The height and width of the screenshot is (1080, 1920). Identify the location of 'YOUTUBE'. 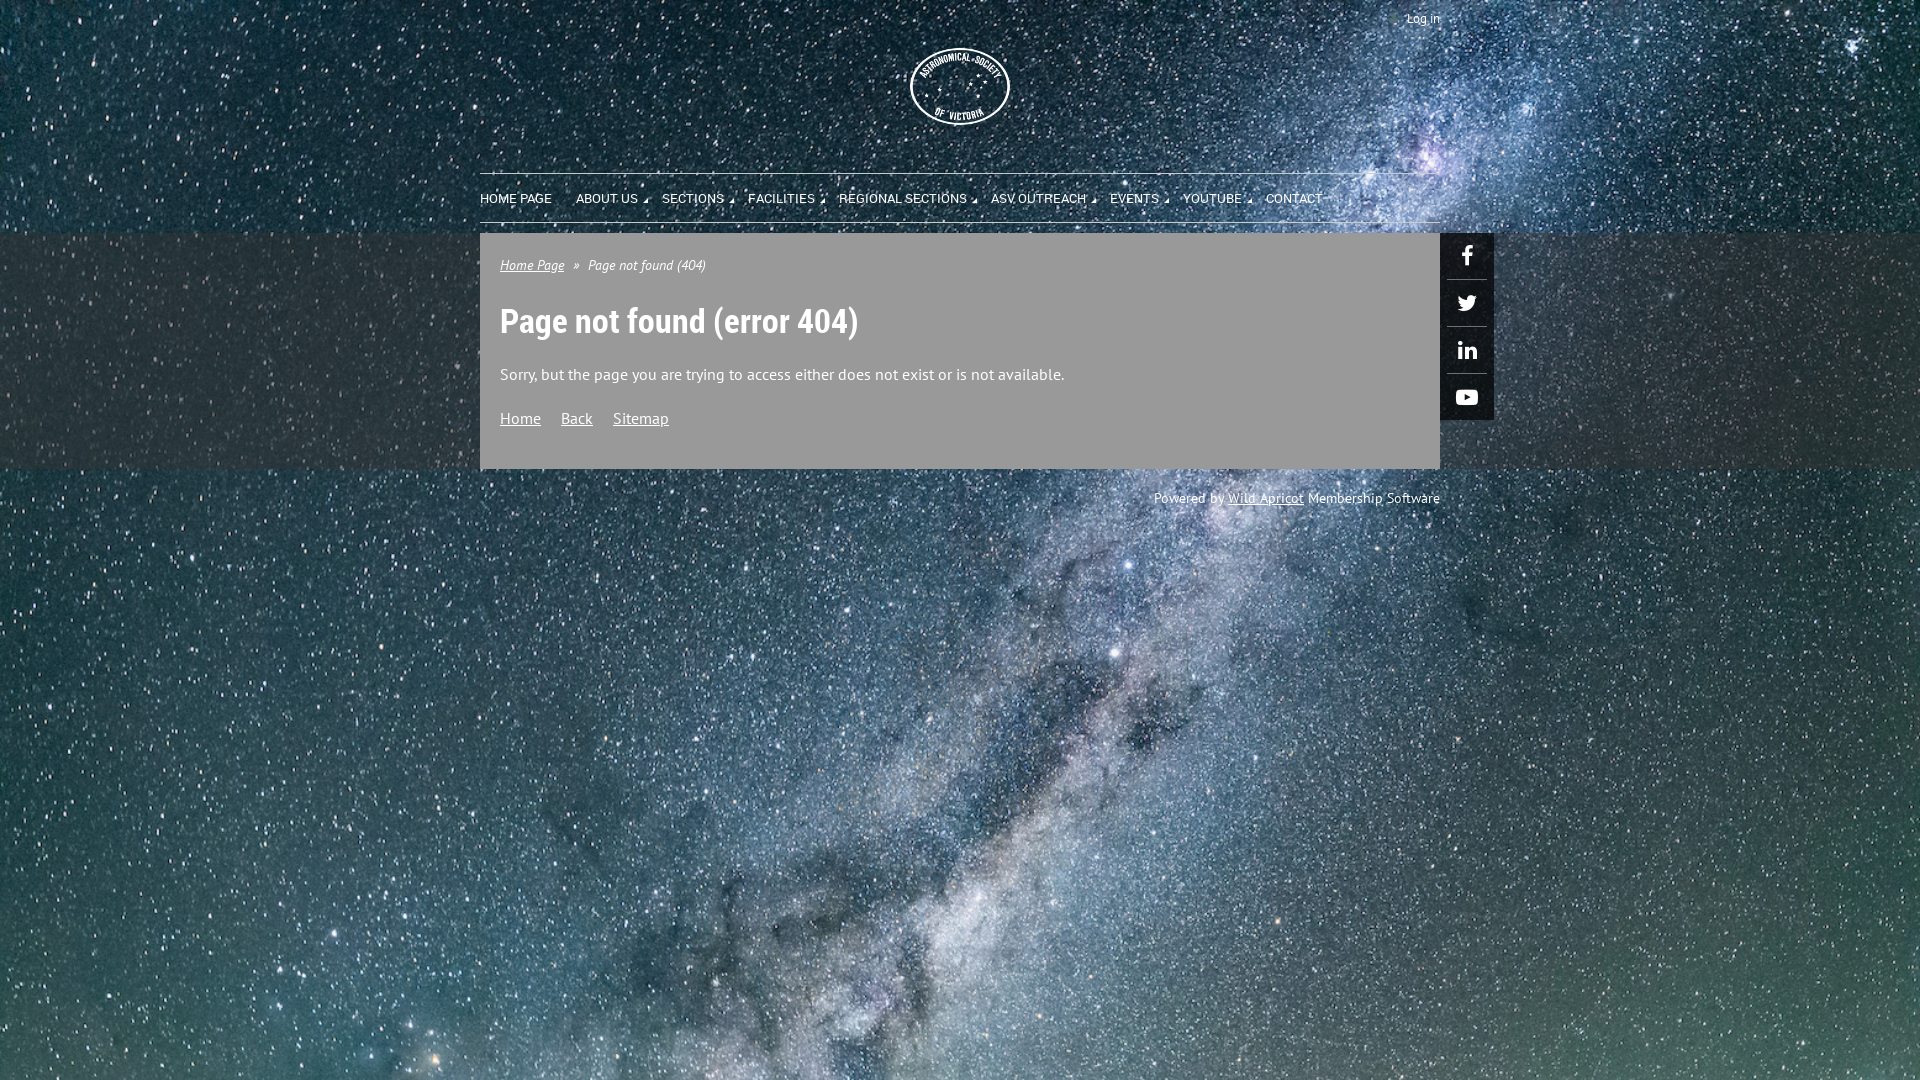
(1223, 195).